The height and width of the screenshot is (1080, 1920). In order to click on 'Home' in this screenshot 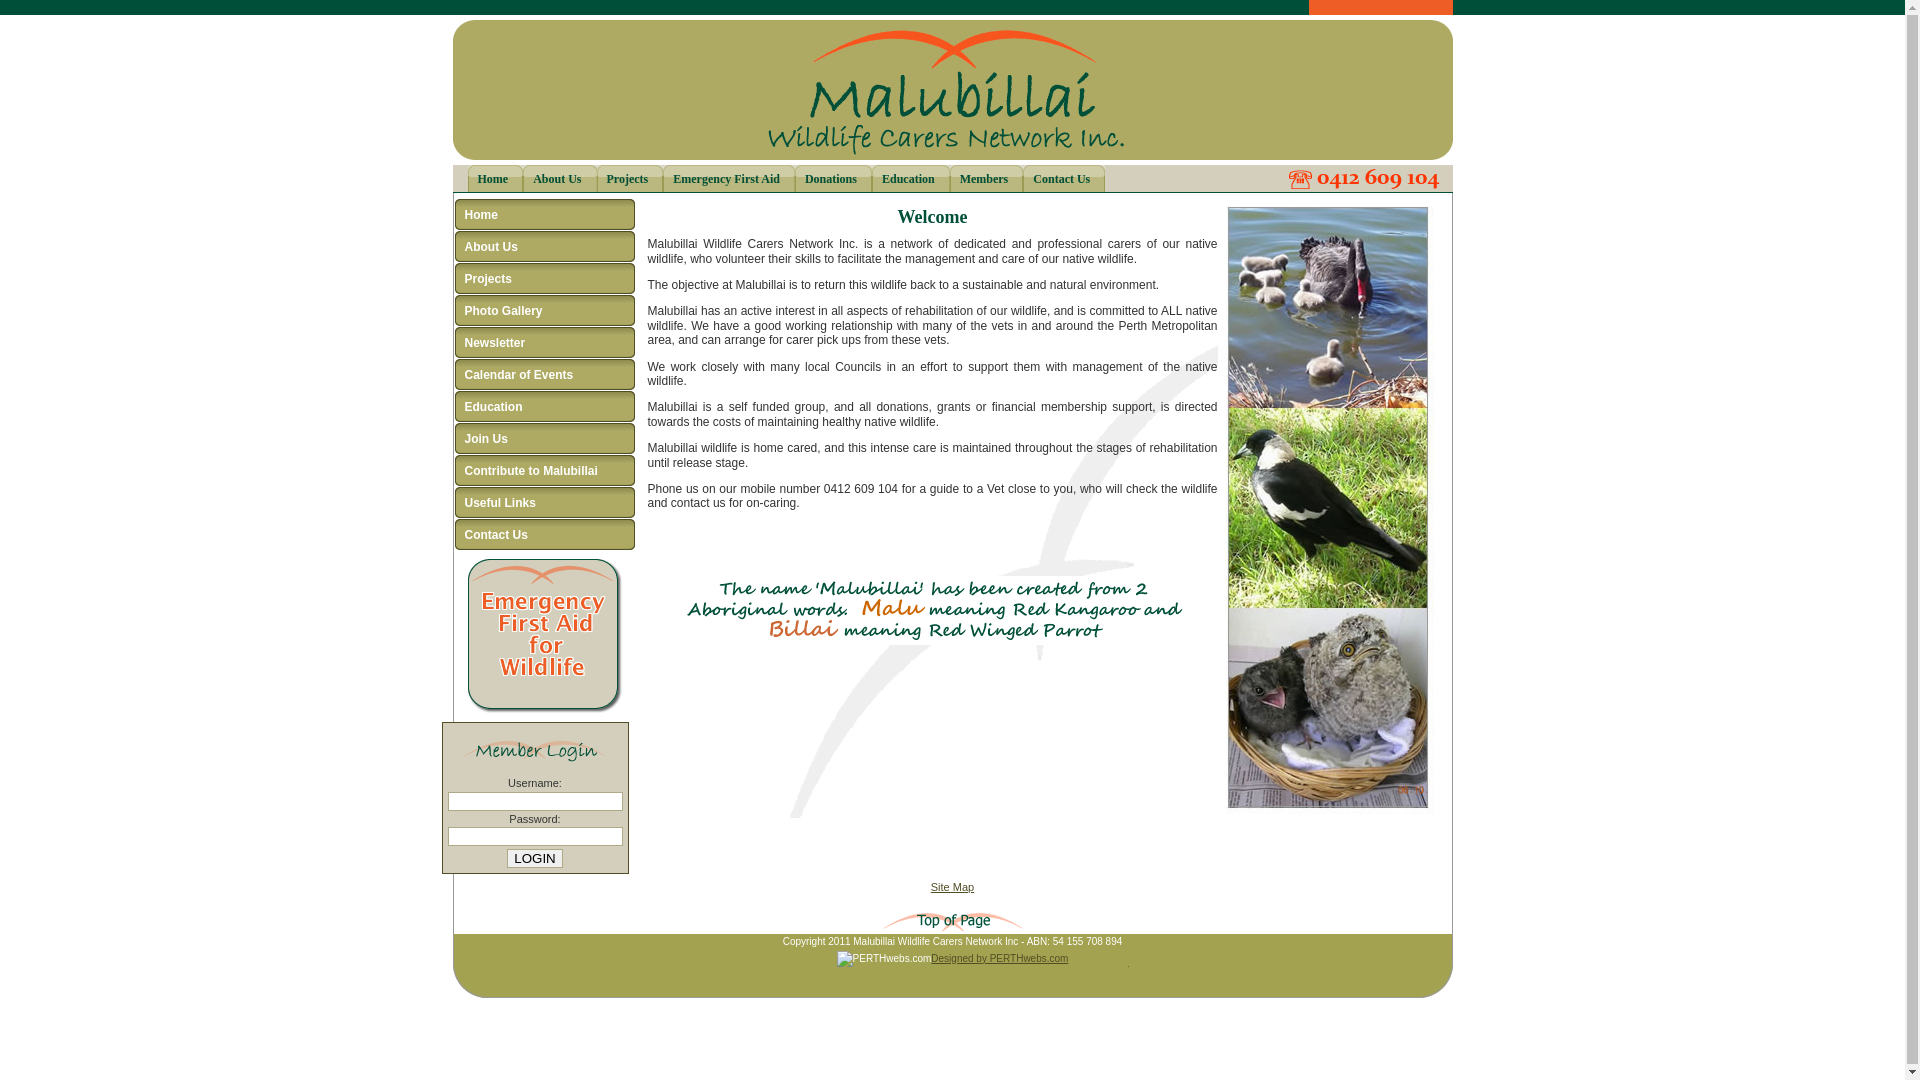, I will do `click(543, 215)`.